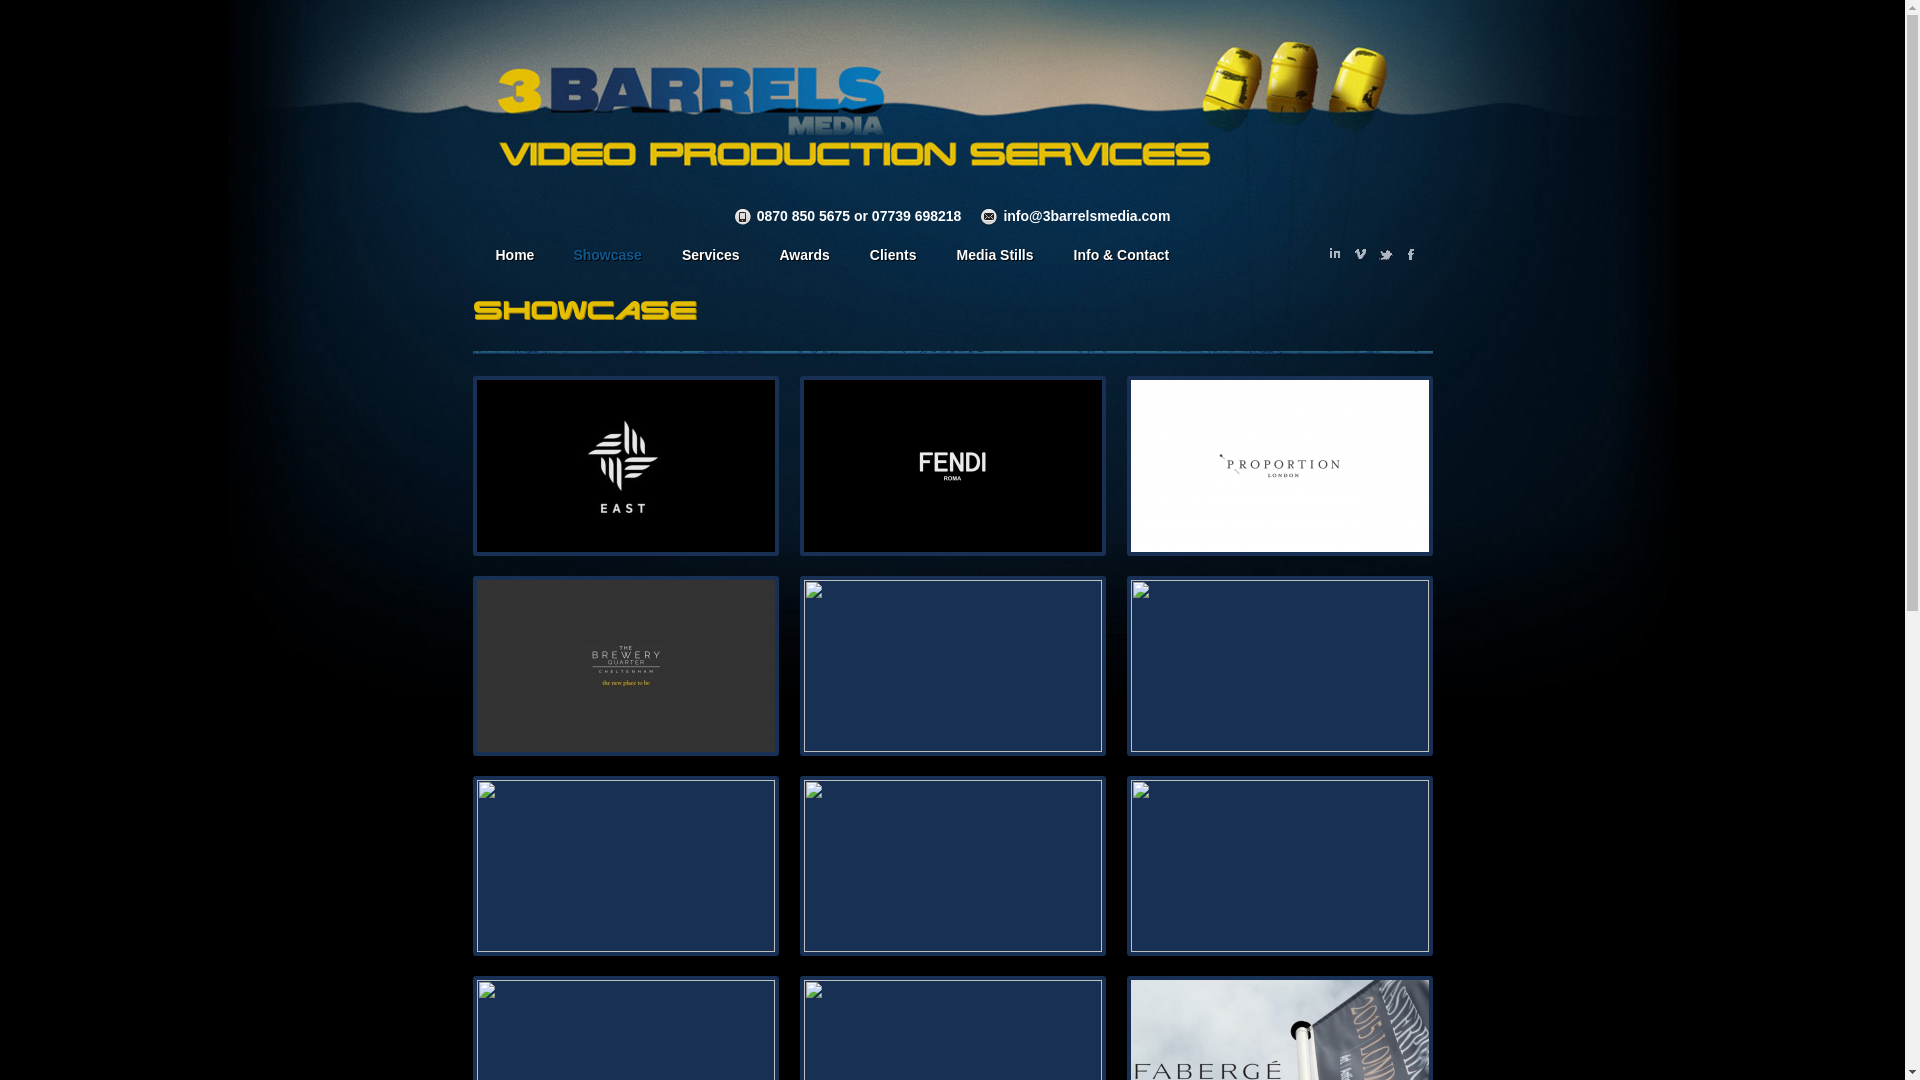  What do you see at coordinates (892, 257) in the screenshot?
I see `'Clients'` at bounding box center [892, 257].